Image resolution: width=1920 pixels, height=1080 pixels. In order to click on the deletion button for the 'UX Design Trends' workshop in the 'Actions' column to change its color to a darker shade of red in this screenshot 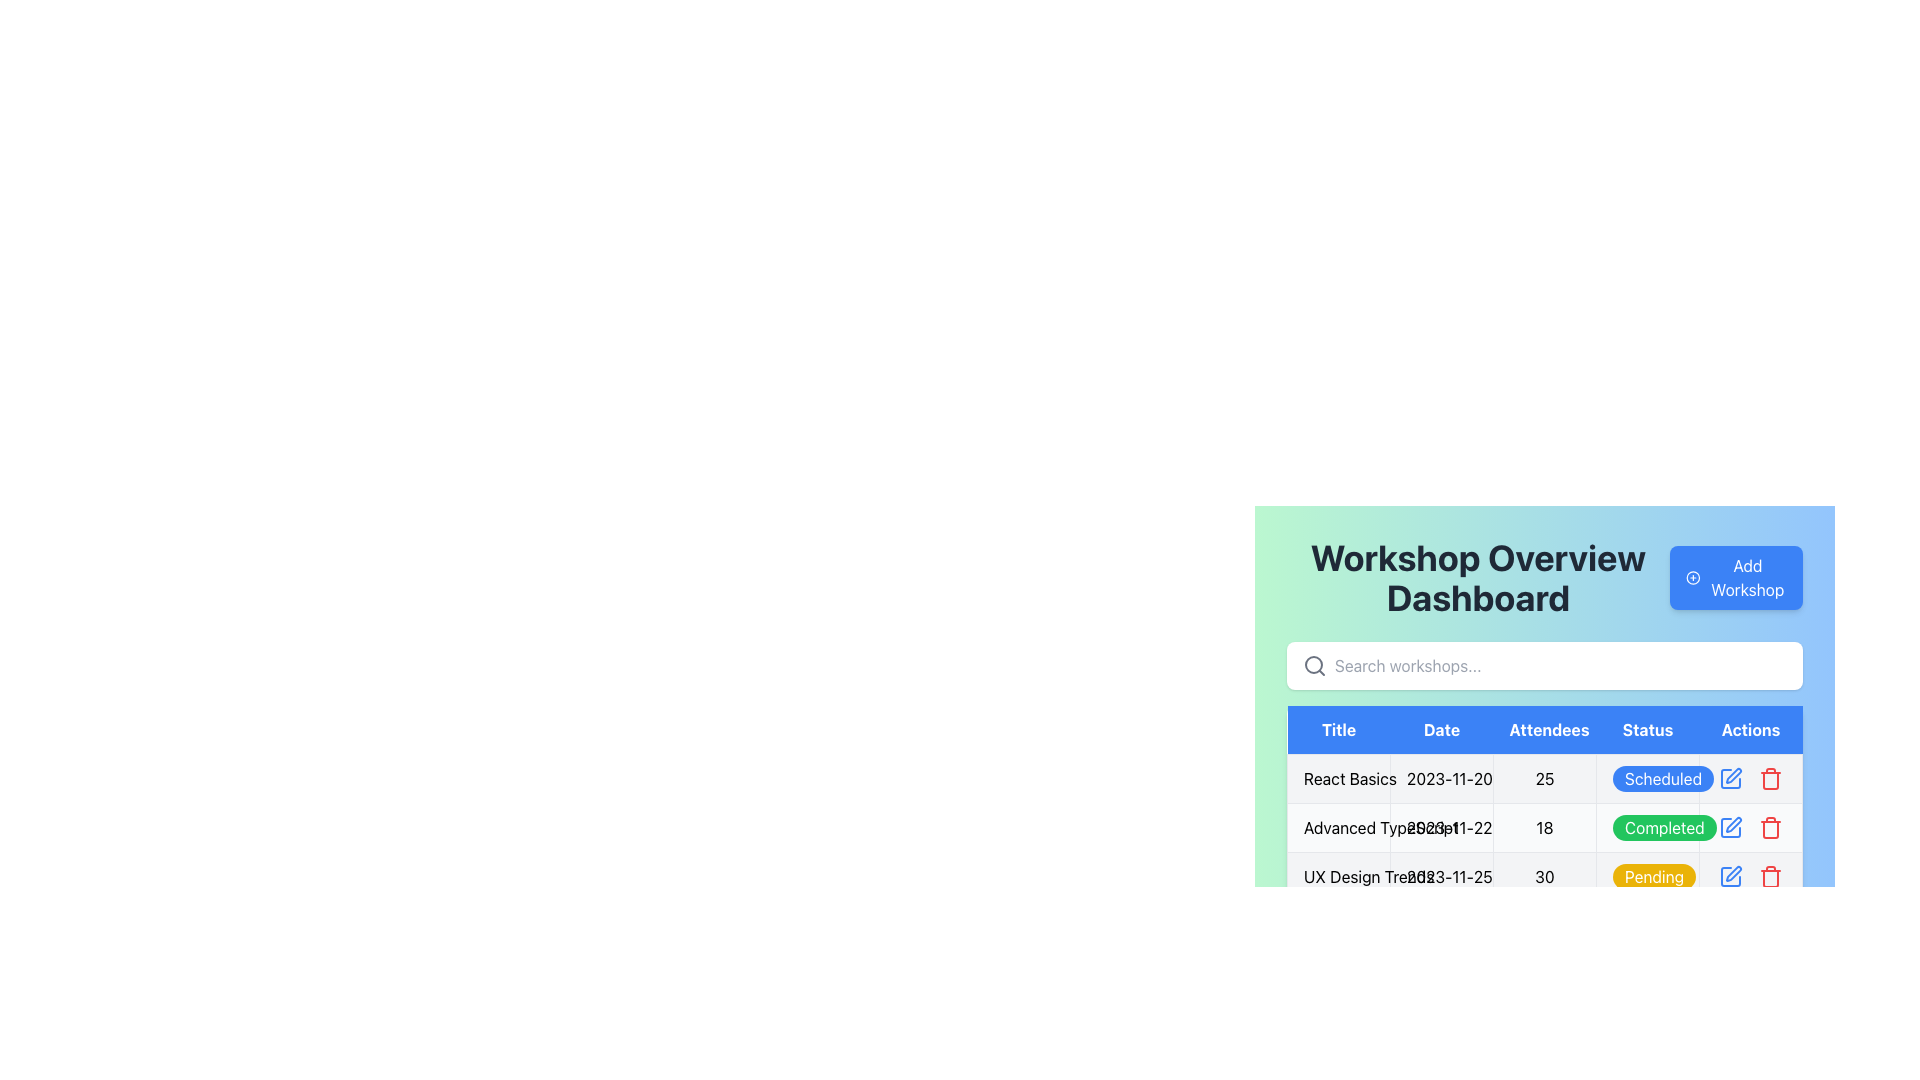, I will do `click(1771, 875)`.